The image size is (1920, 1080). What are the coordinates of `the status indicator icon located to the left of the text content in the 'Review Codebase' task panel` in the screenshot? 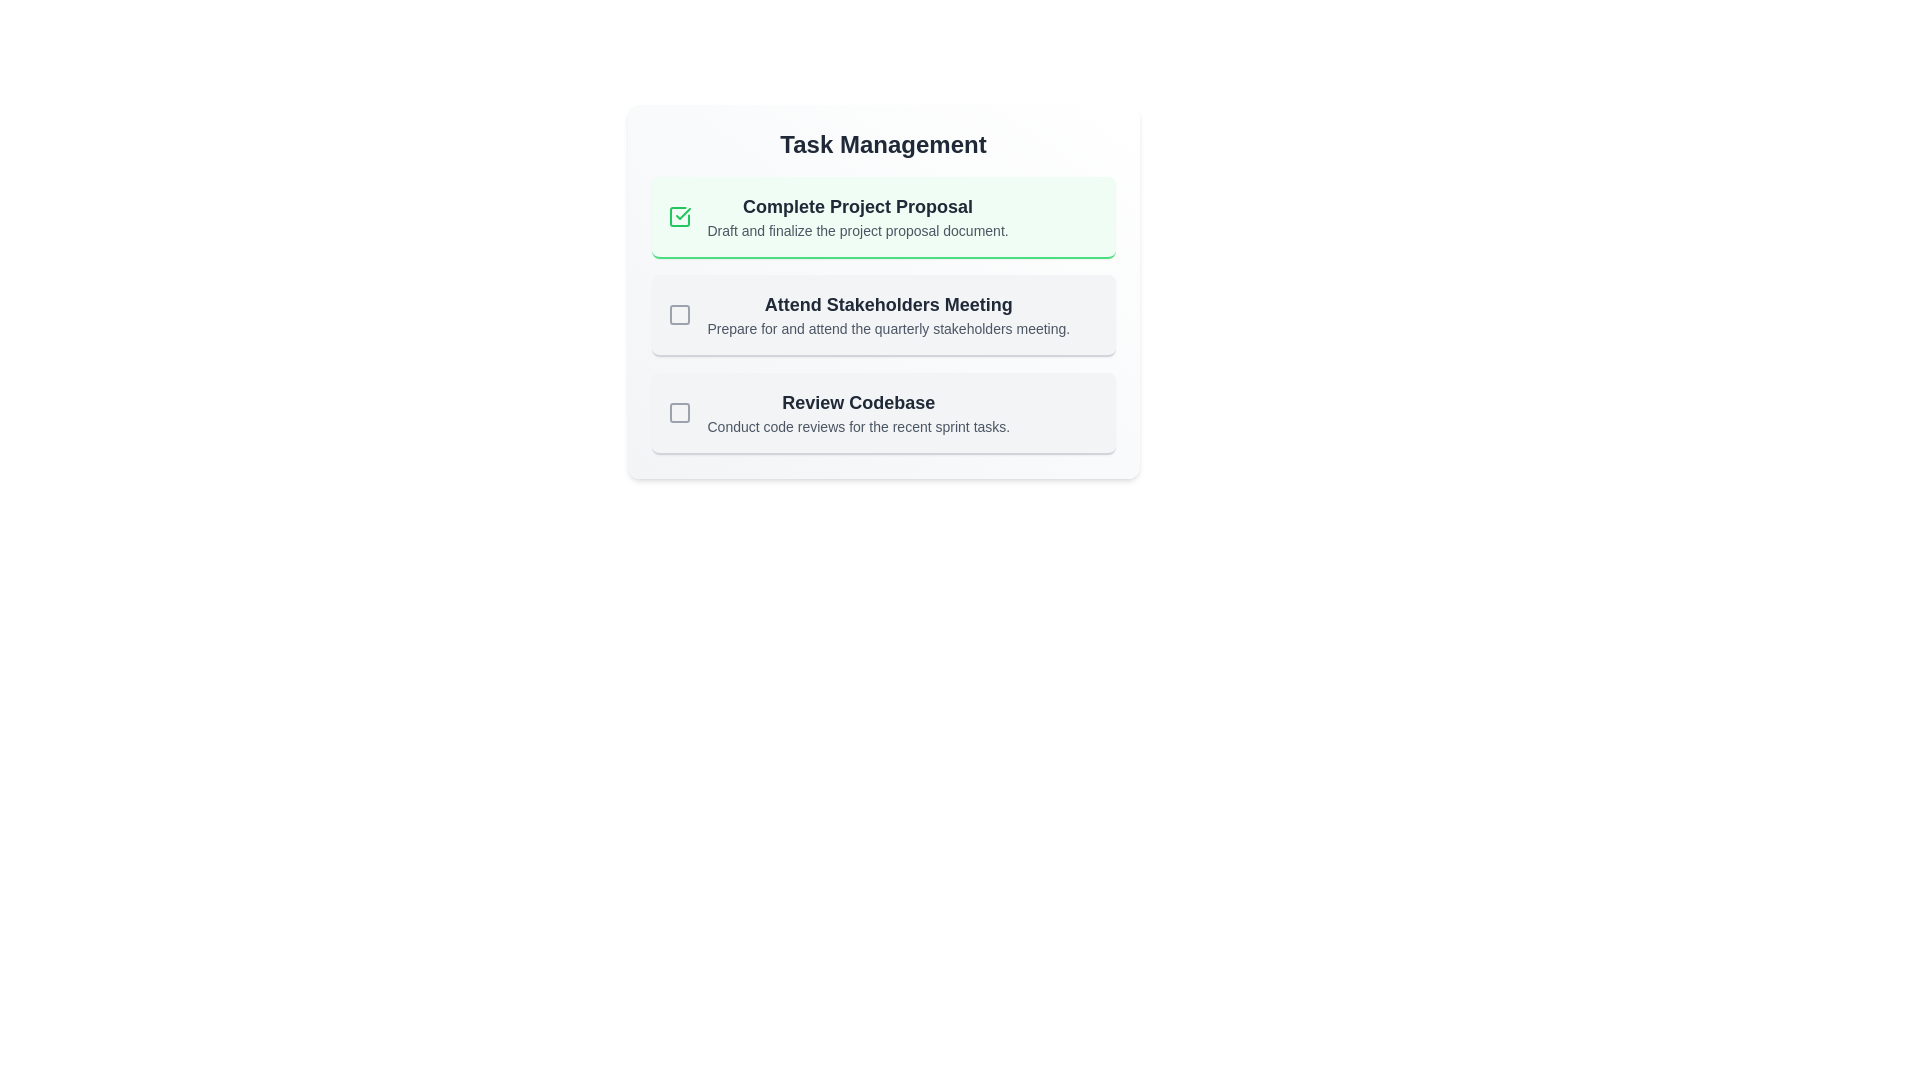 It's located at (679, 411).